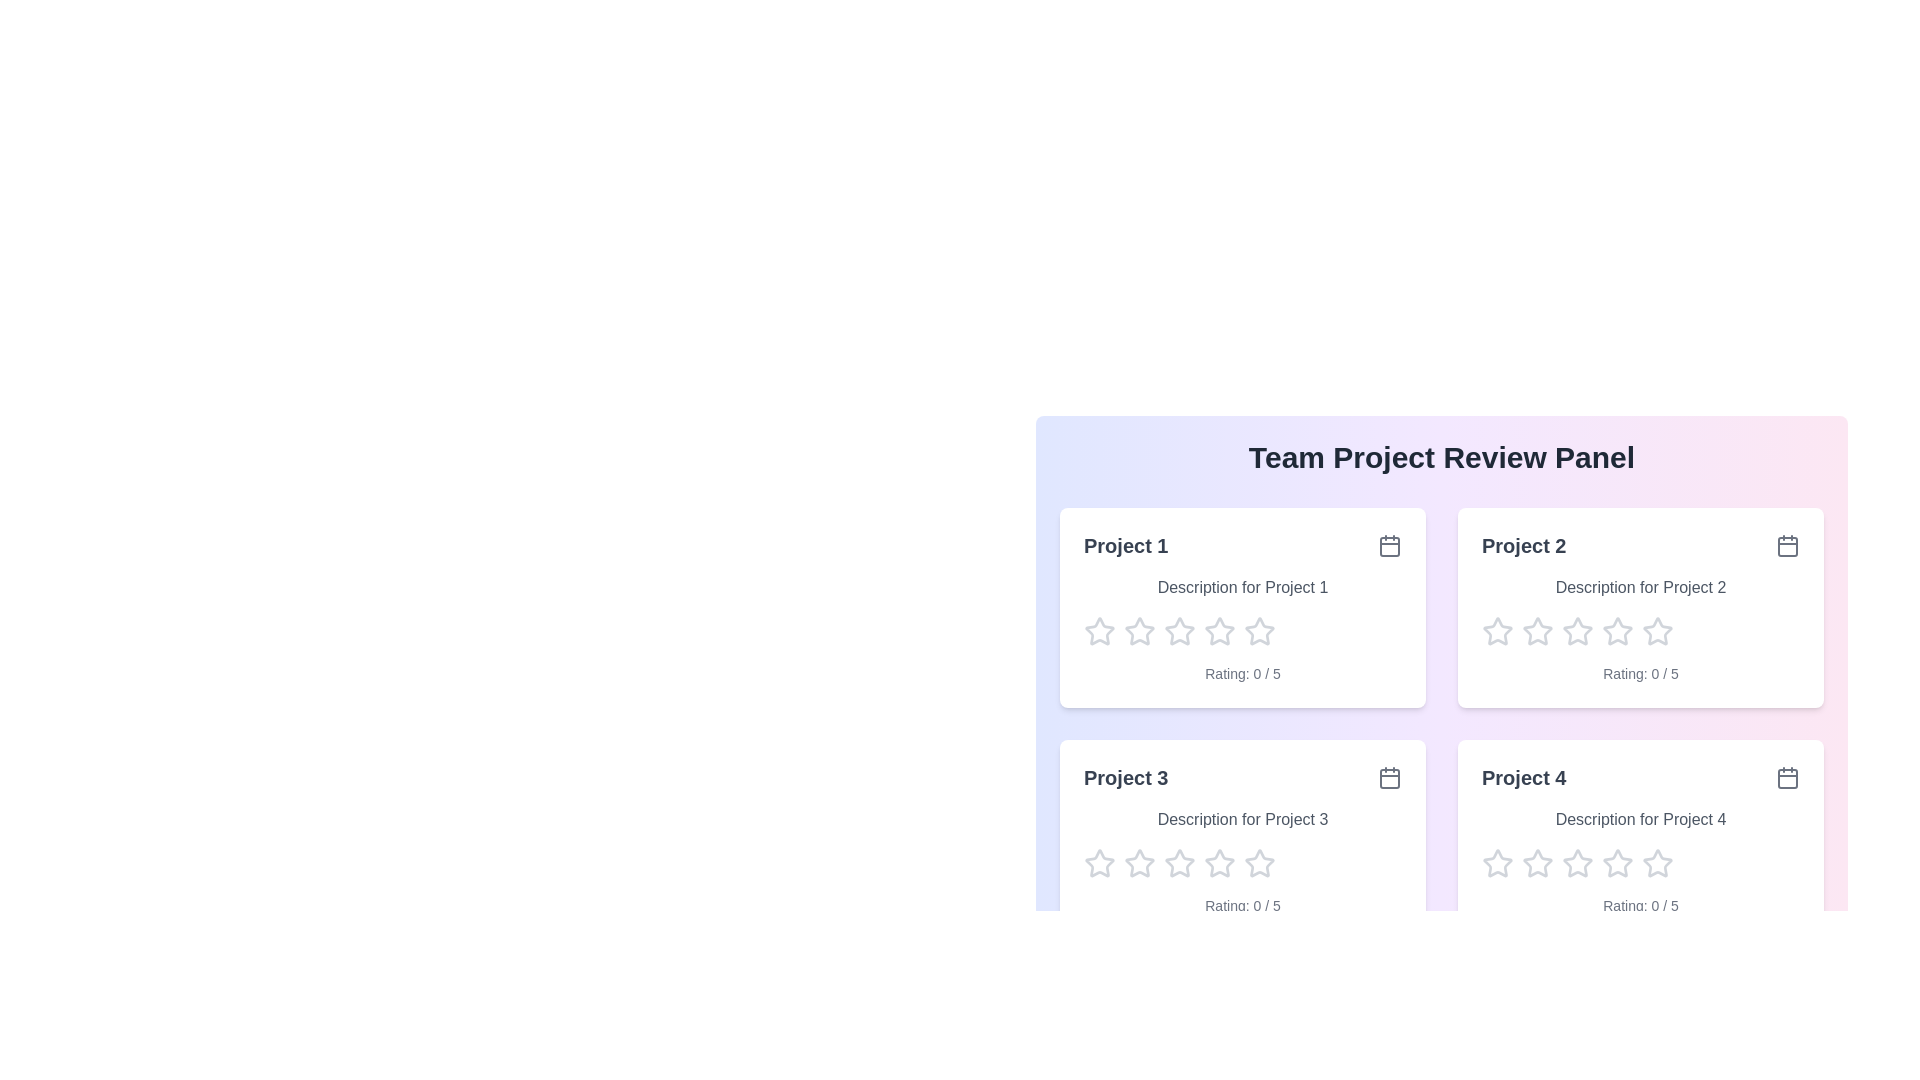 The image size is (1920, 1080). Describe the element at coordinates (1098, 632) in the screenshot. I see `the star corresponding to 1 to preview the rating effect` at that location.